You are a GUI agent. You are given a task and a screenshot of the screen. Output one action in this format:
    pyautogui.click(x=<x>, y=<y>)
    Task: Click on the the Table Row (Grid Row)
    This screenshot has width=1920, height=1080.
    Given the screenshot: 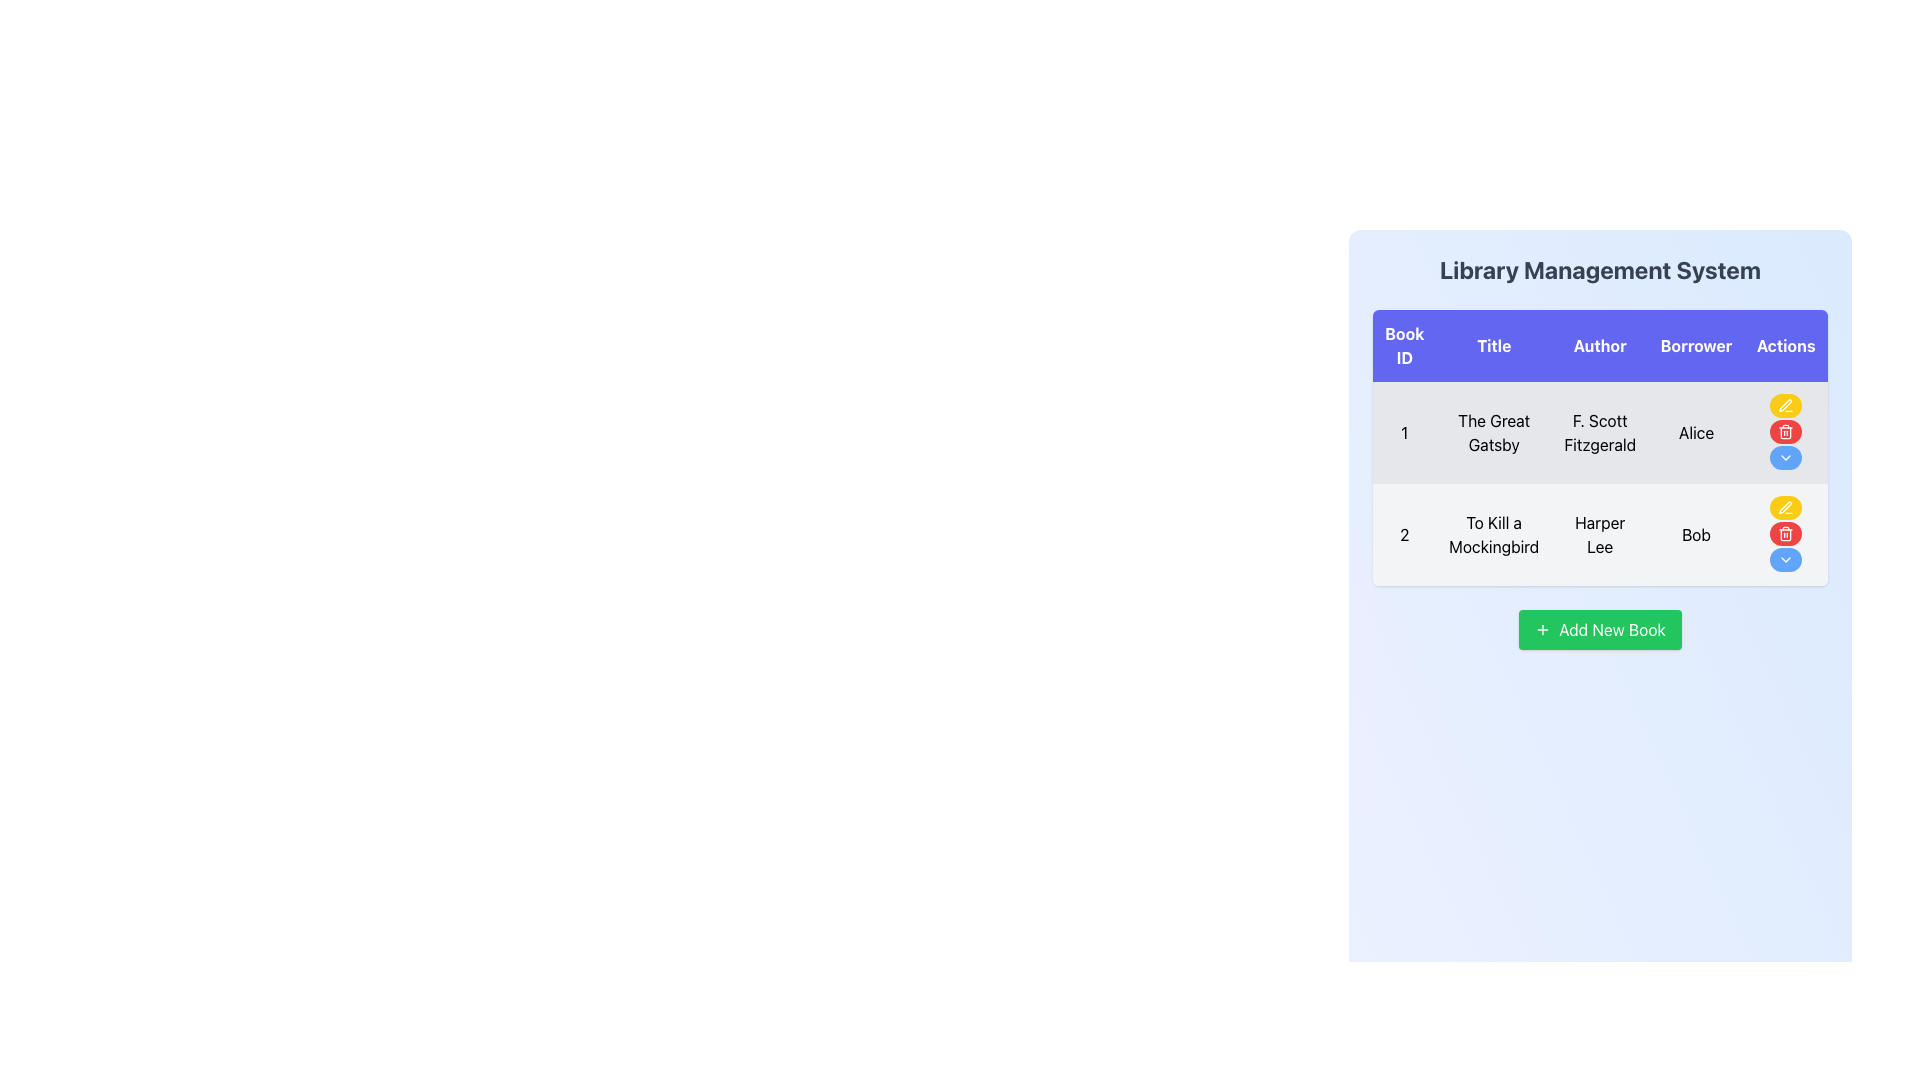 What is the action you would take?
    pyautogui.click(x=1598, y=483)
    